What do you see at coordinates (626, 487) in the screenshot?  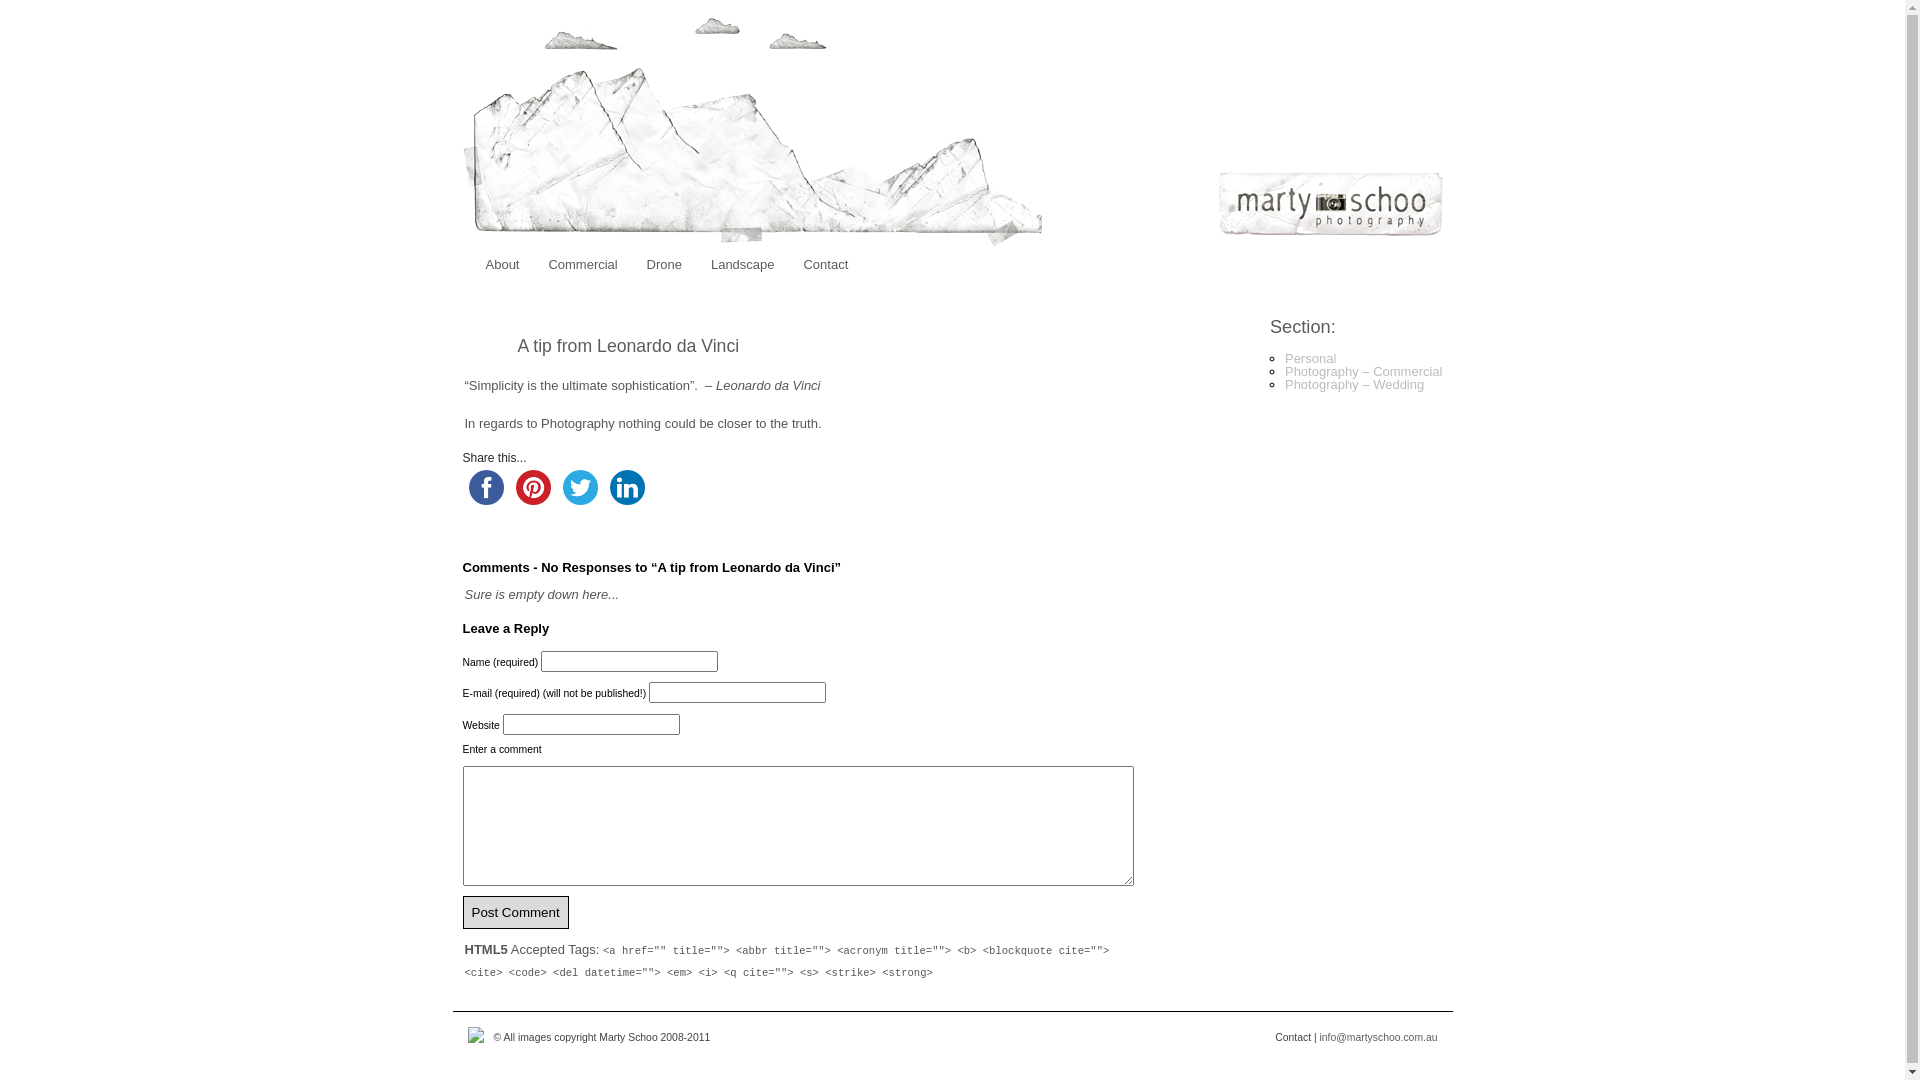 I see `'linkedin'` at bounding box center [626, 487].